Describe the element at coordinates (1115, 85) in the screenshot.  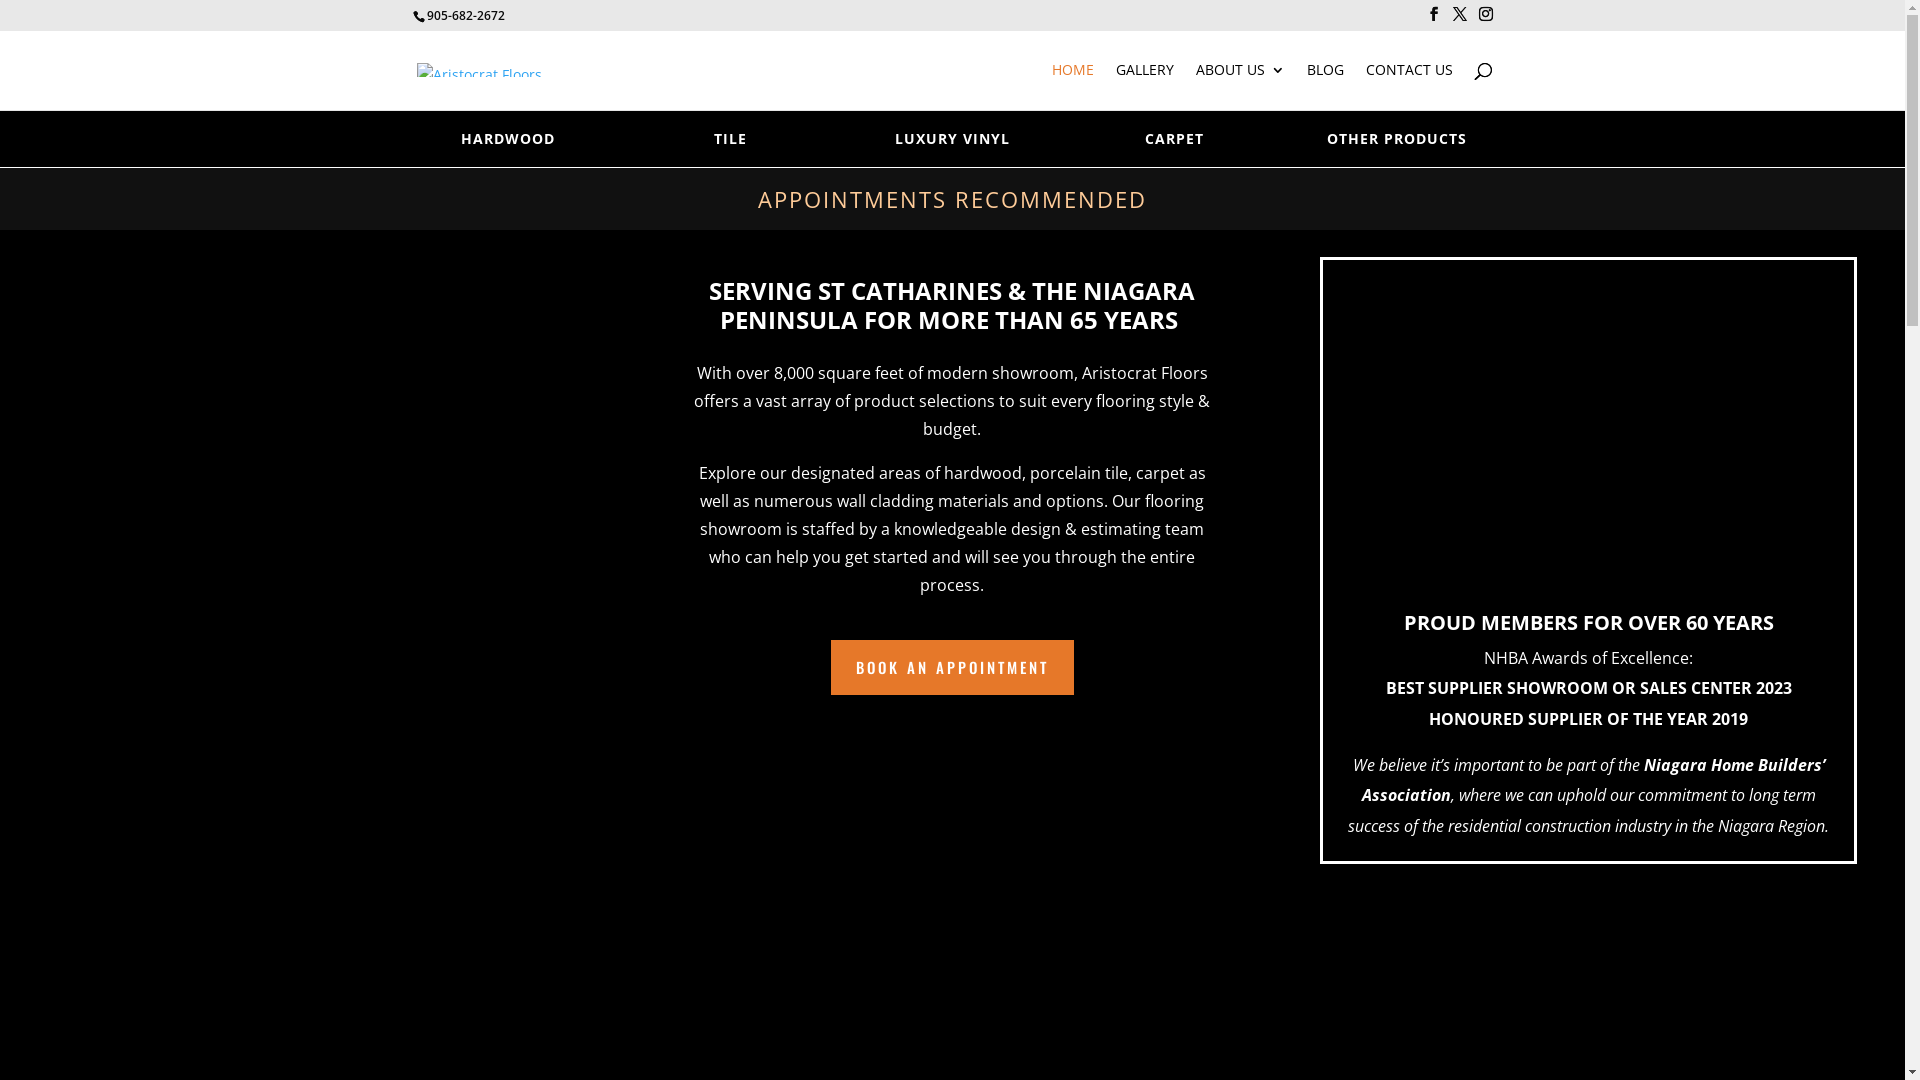
I see `'GALLERY'` at that location.